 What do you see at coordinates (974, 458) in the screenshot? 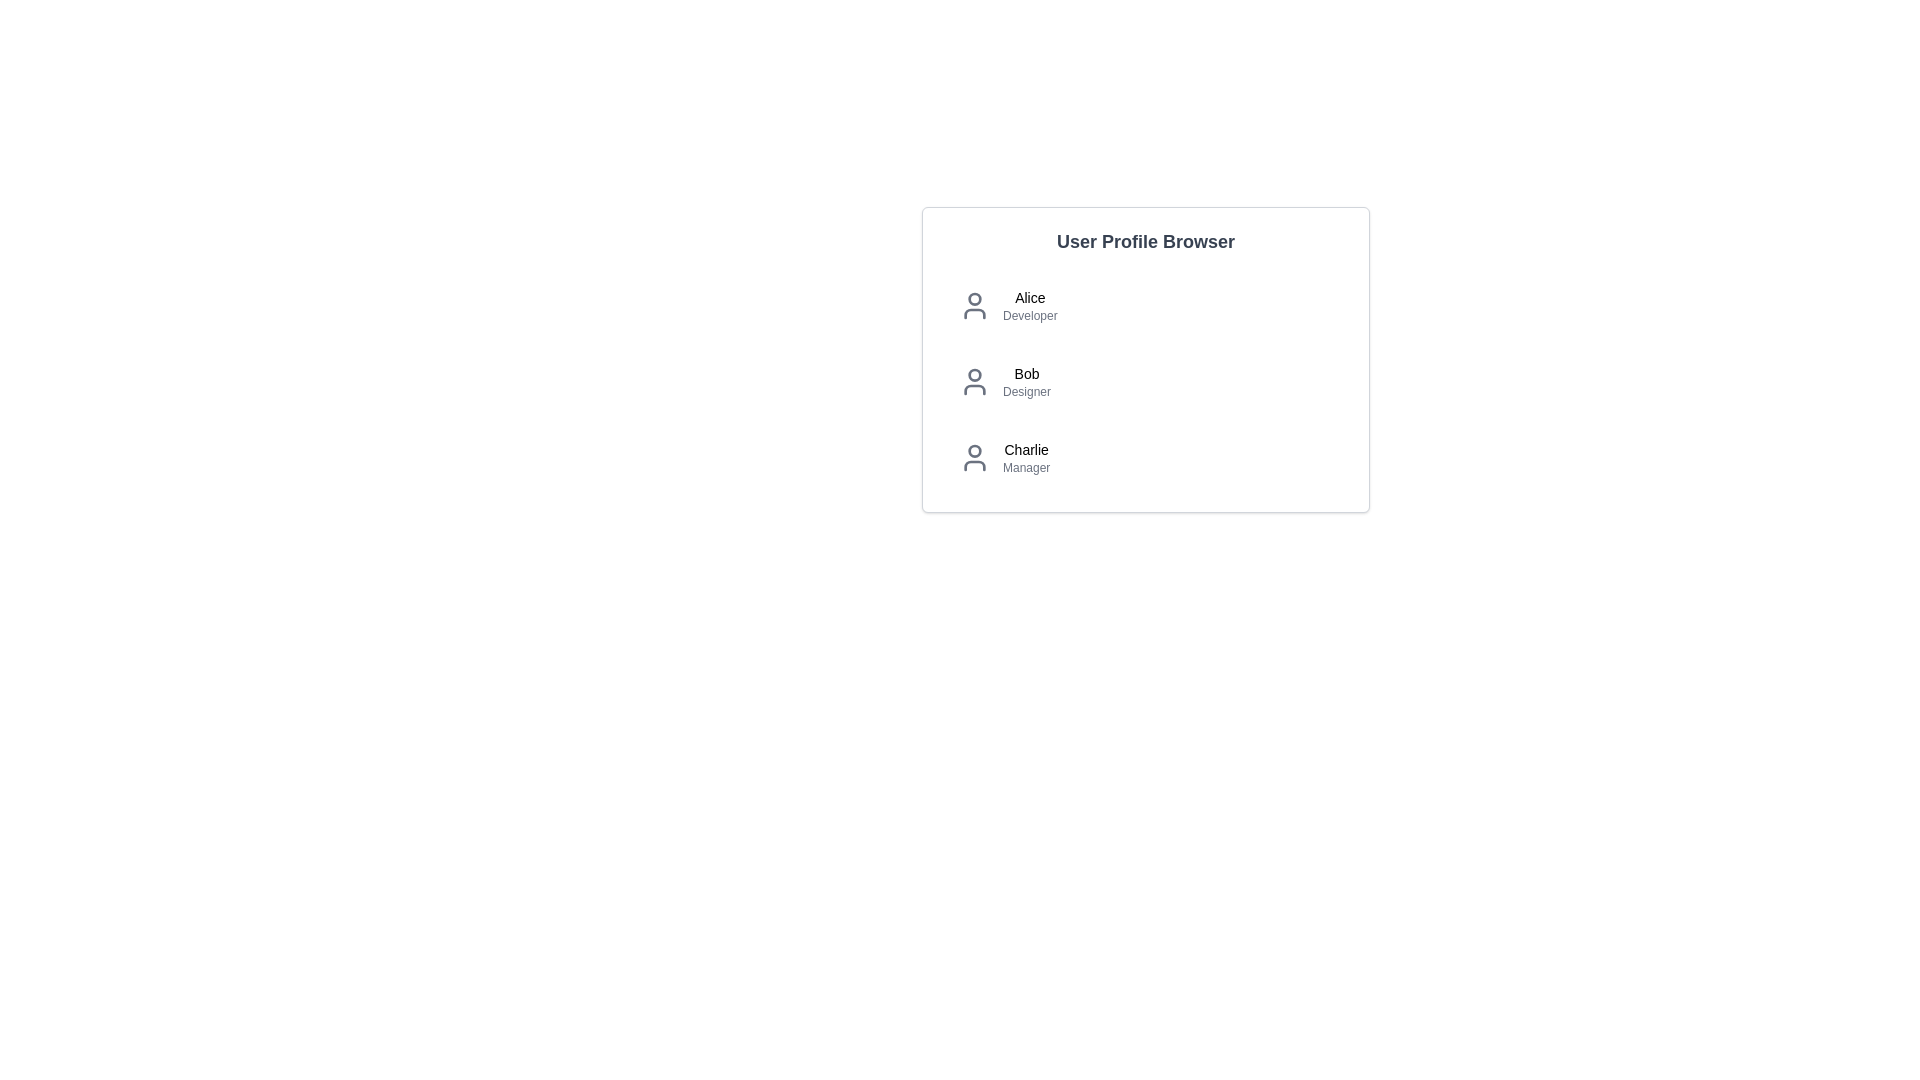
I see `the user profile icon that is gray and circular, located to the left of the text 'Charlie Manager'` at bounding box center [974, 458].